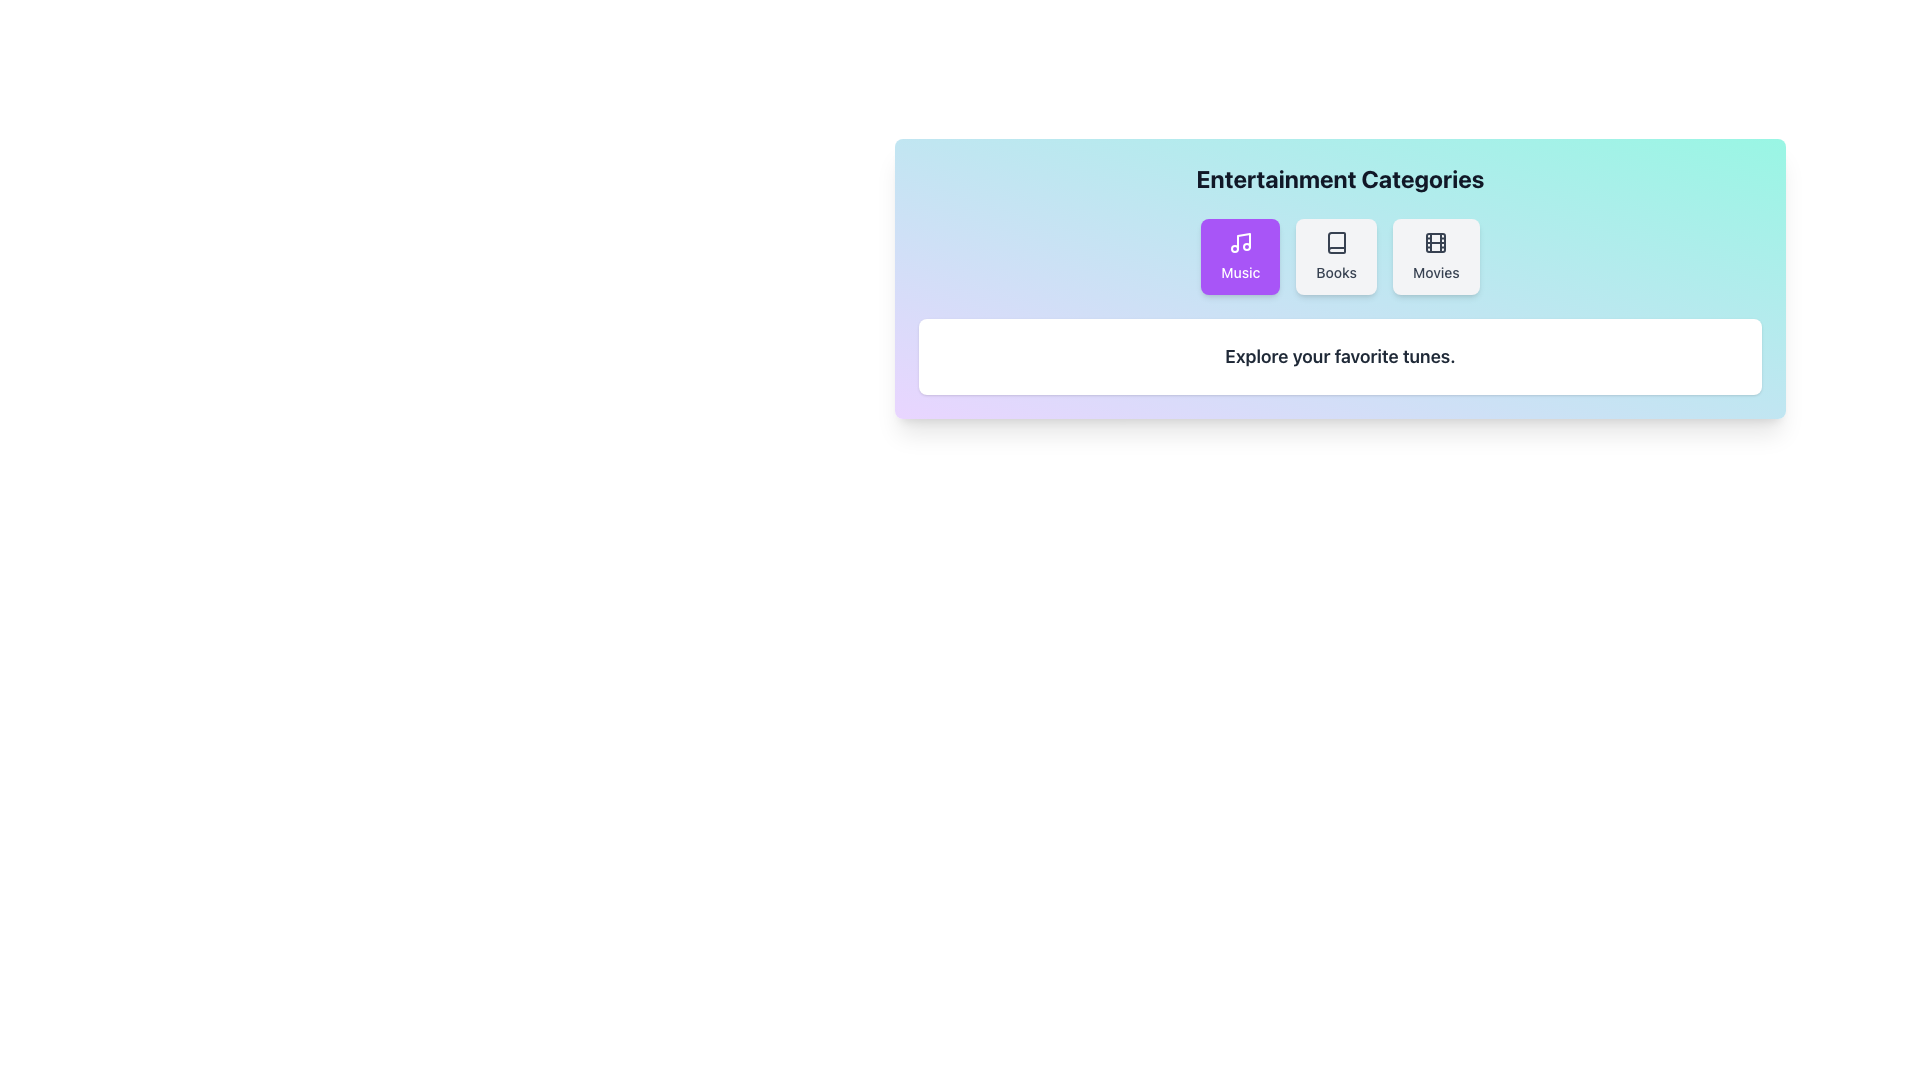 The image size is (1920, 1080). What do you see at coordinates (1435, 242) in the screenshot?
I see `the decorative SVG icon component, a light grey or white rounded rectangle located centrally within the 'Movies' icon in the 'Entertainment Categories' section` at bounding box center [1435, 242].